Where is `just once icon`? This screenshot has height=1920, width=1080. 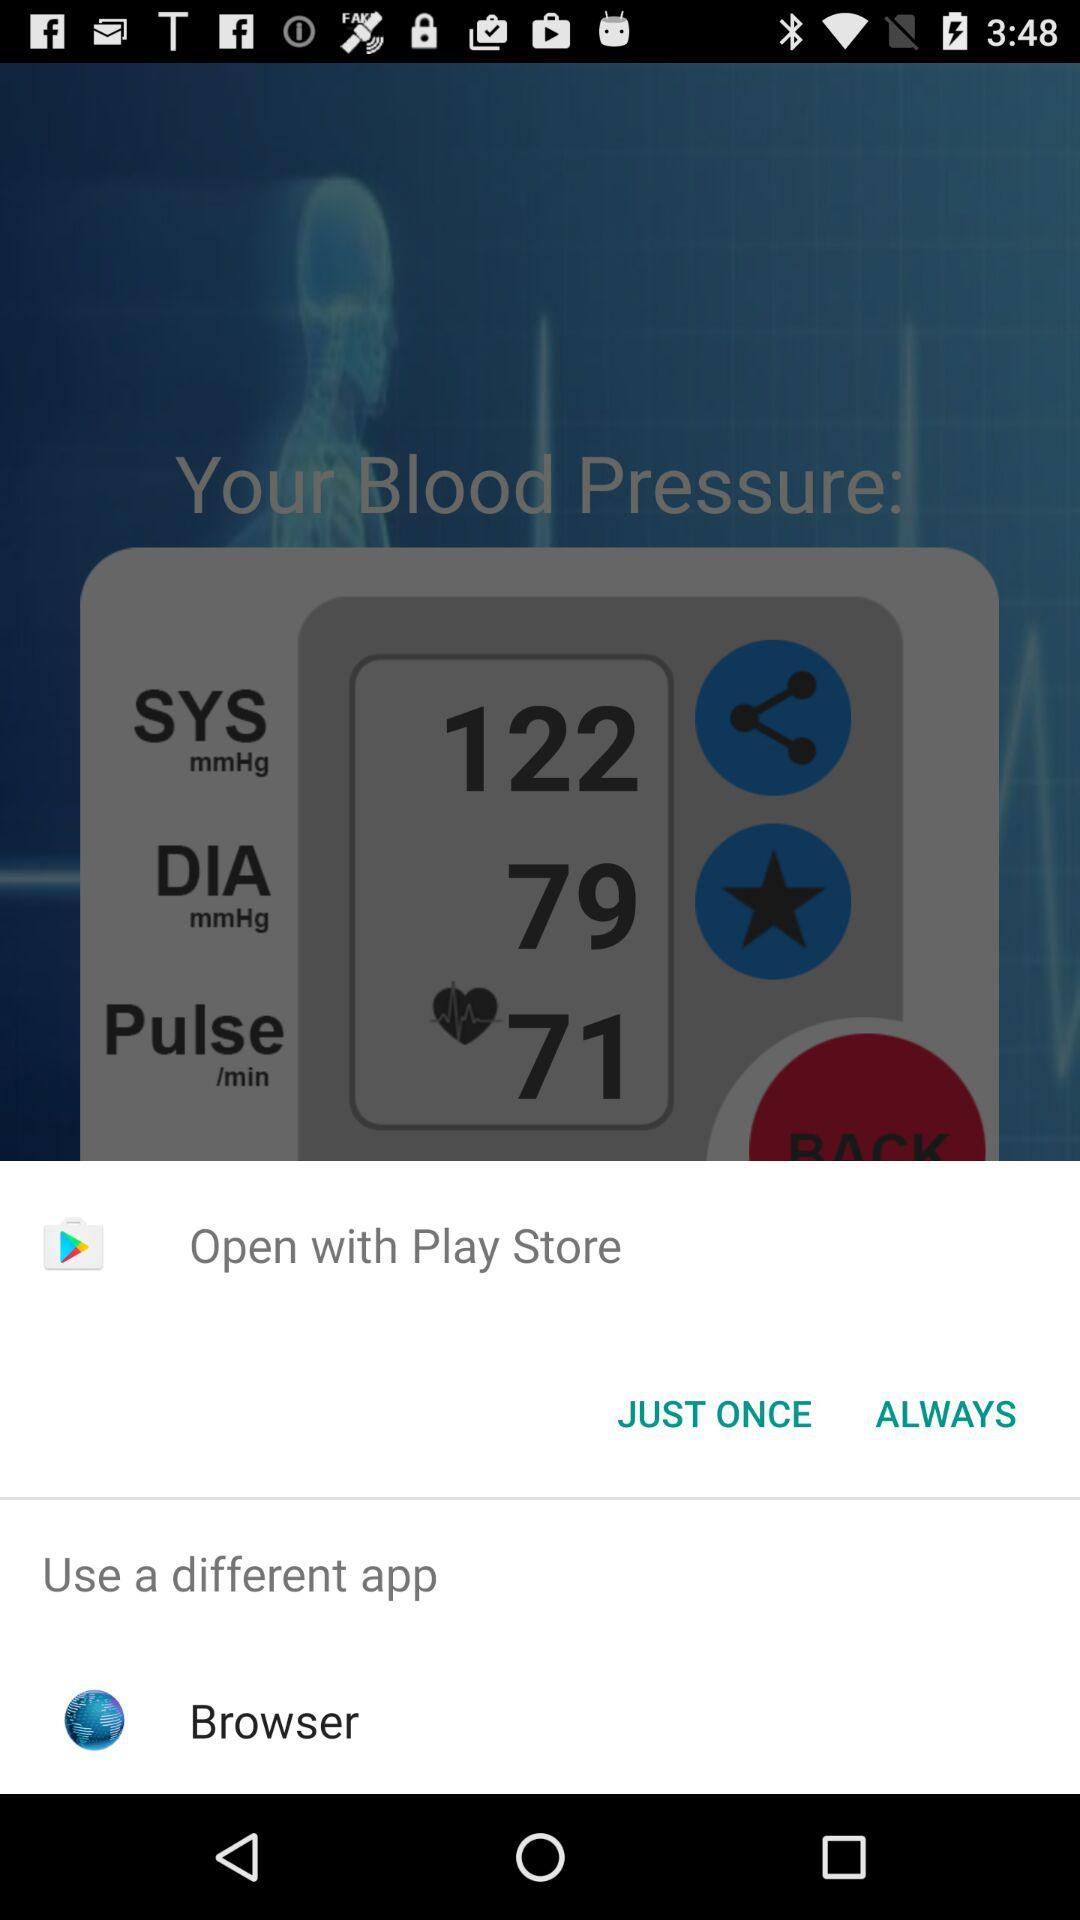 just once icon is located at coordinates (713, 1411).